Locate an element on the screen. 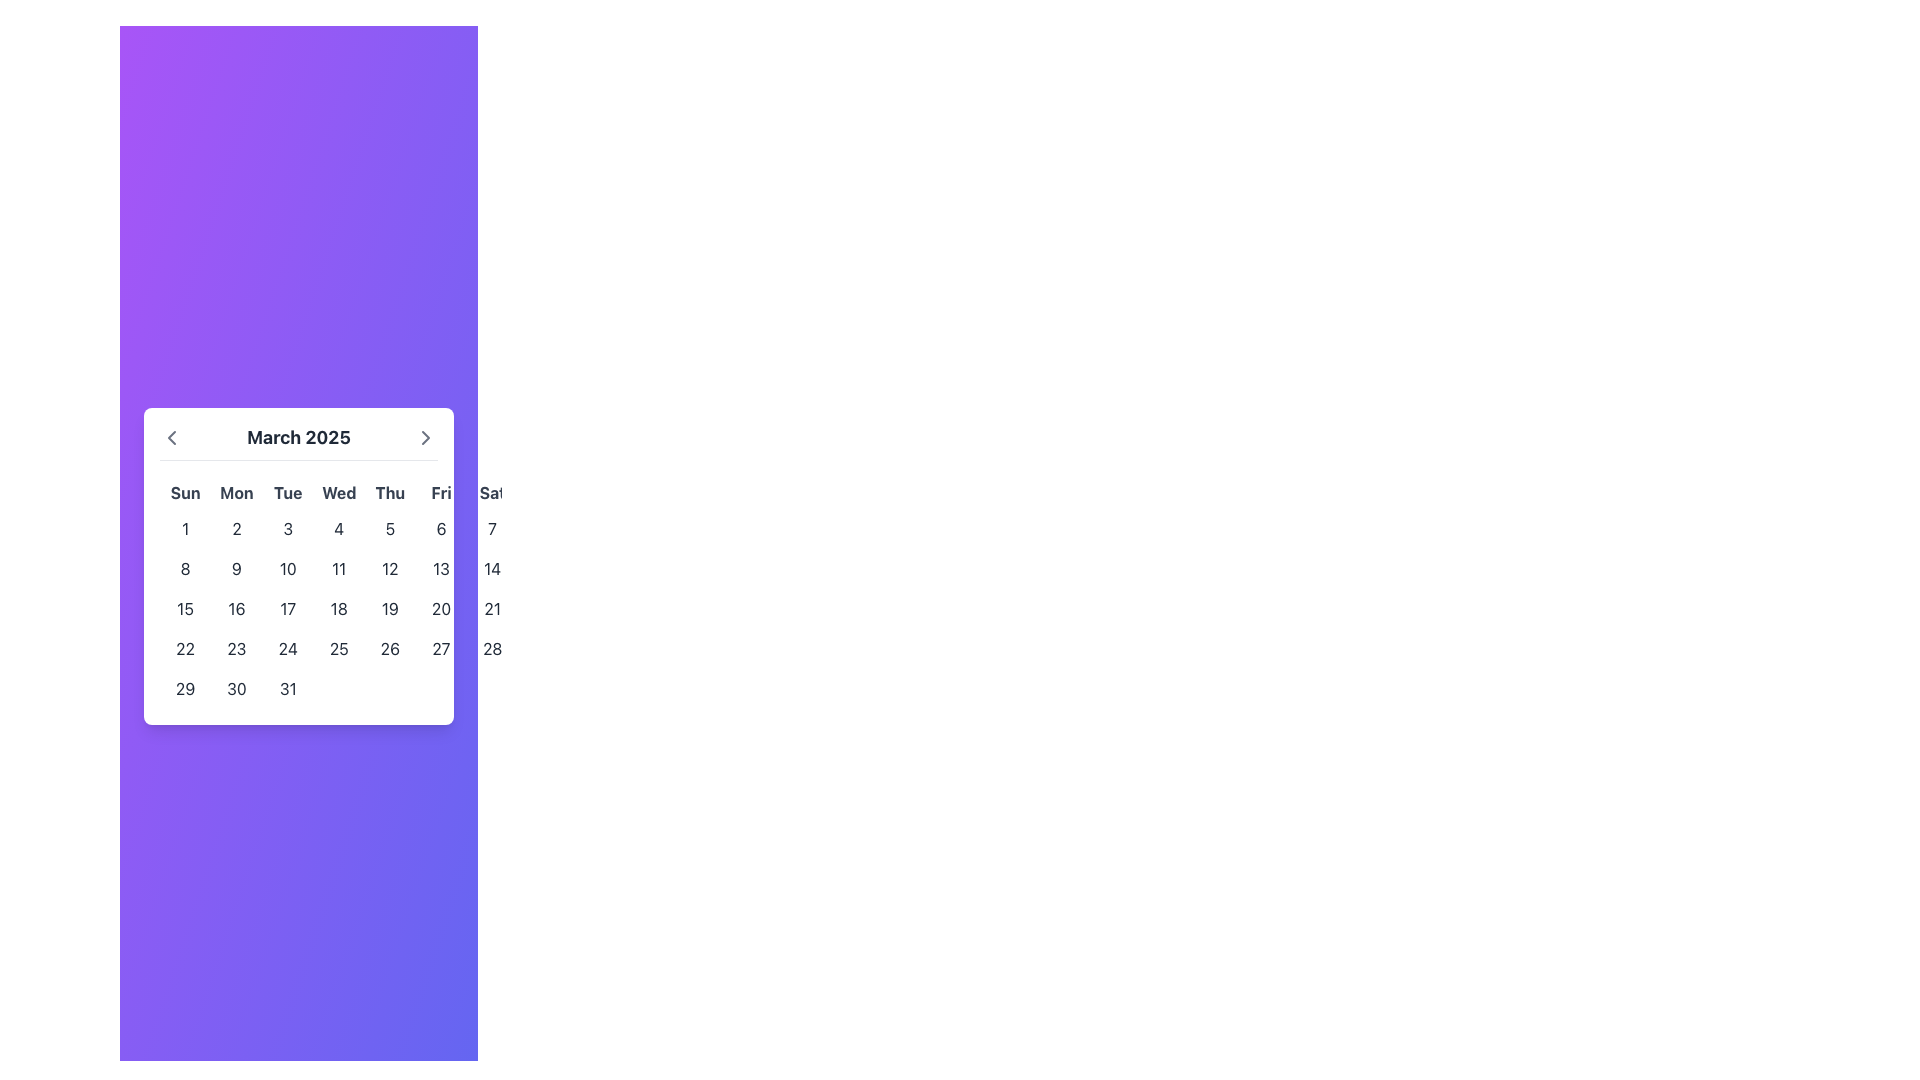 The image size is (1920, 1080). the non-interactive Text Display element showing numbers '8 9 10 11 12 13 14' located in the second row of the March 2025 calendar grid is located at coordinates (339, 568).